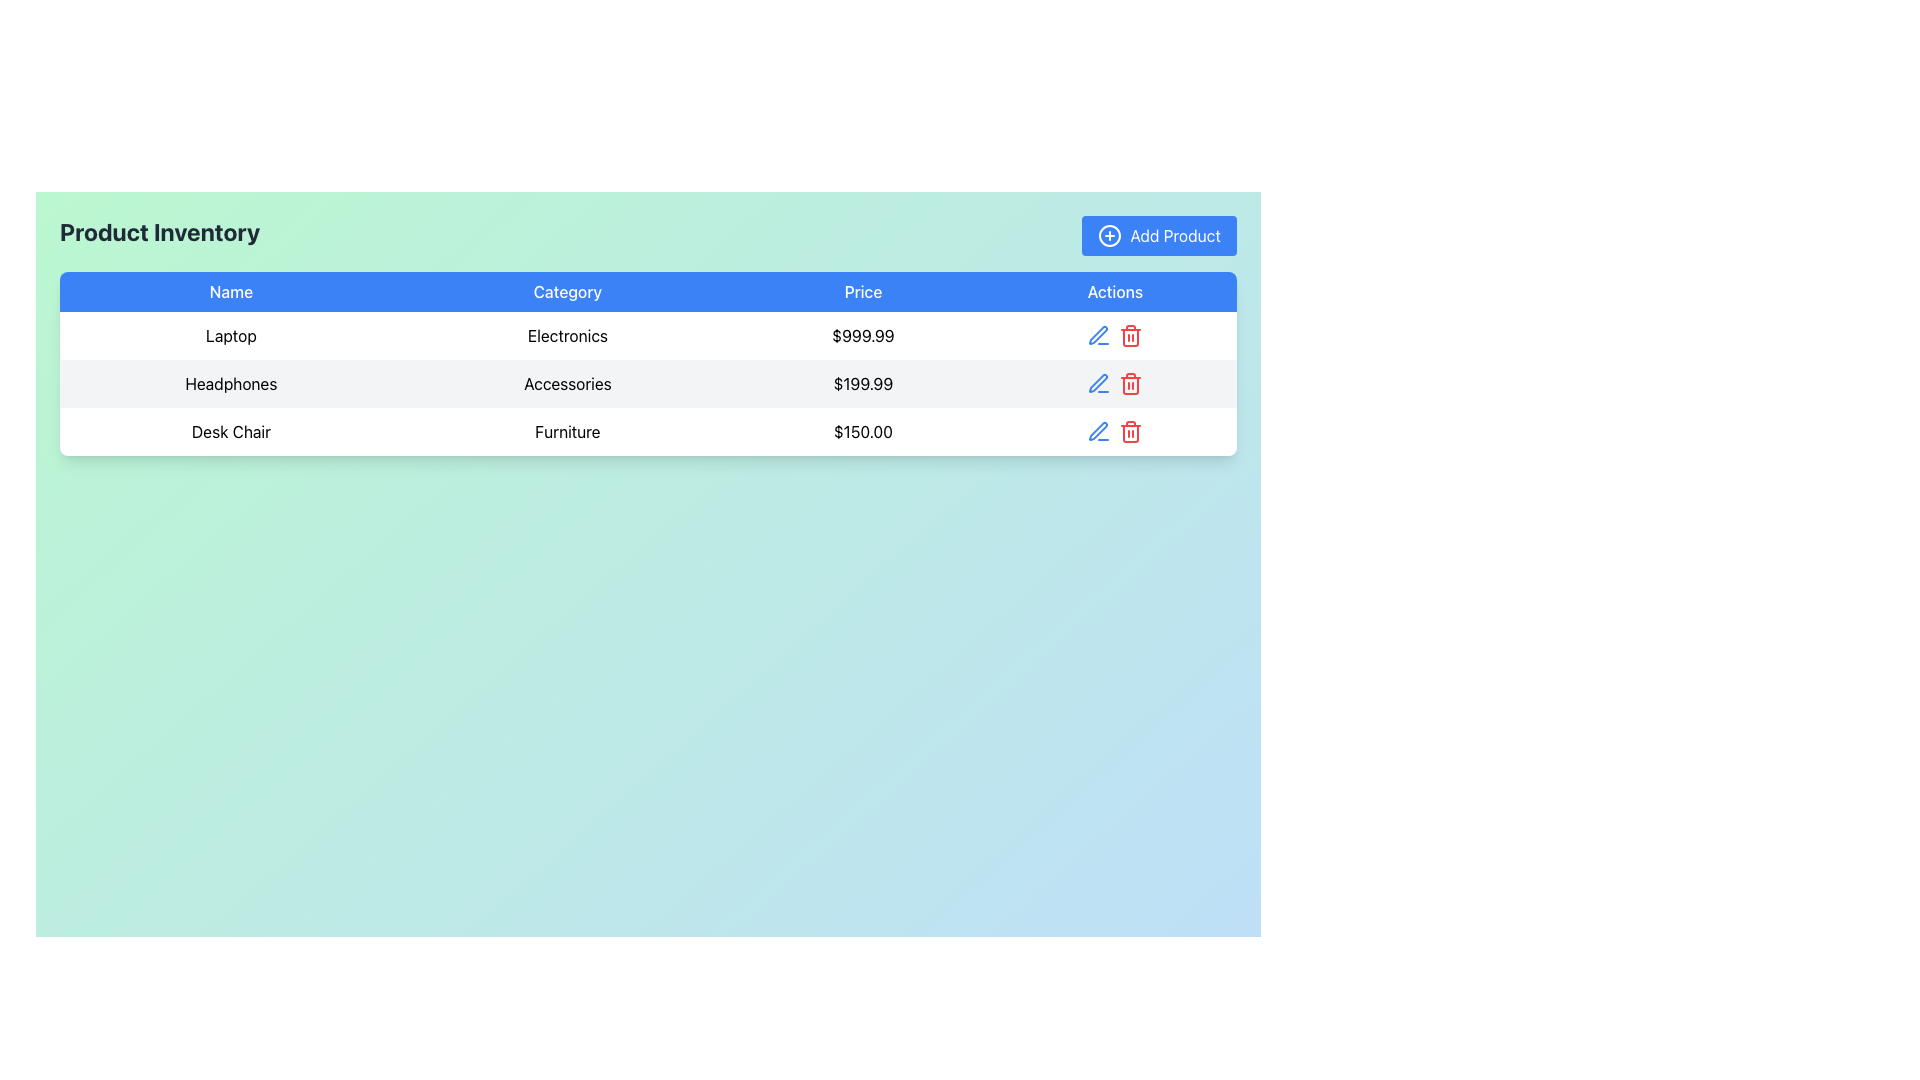 This screenshot has width=1920, height=1080. What do you see at coordinates (566, 384) in the screenshot?
I see `the 'Accessories' text label located in the second row of the table under the 'Category' column, which is styled in black text on a light gray background` at bounding box center [566, 384].